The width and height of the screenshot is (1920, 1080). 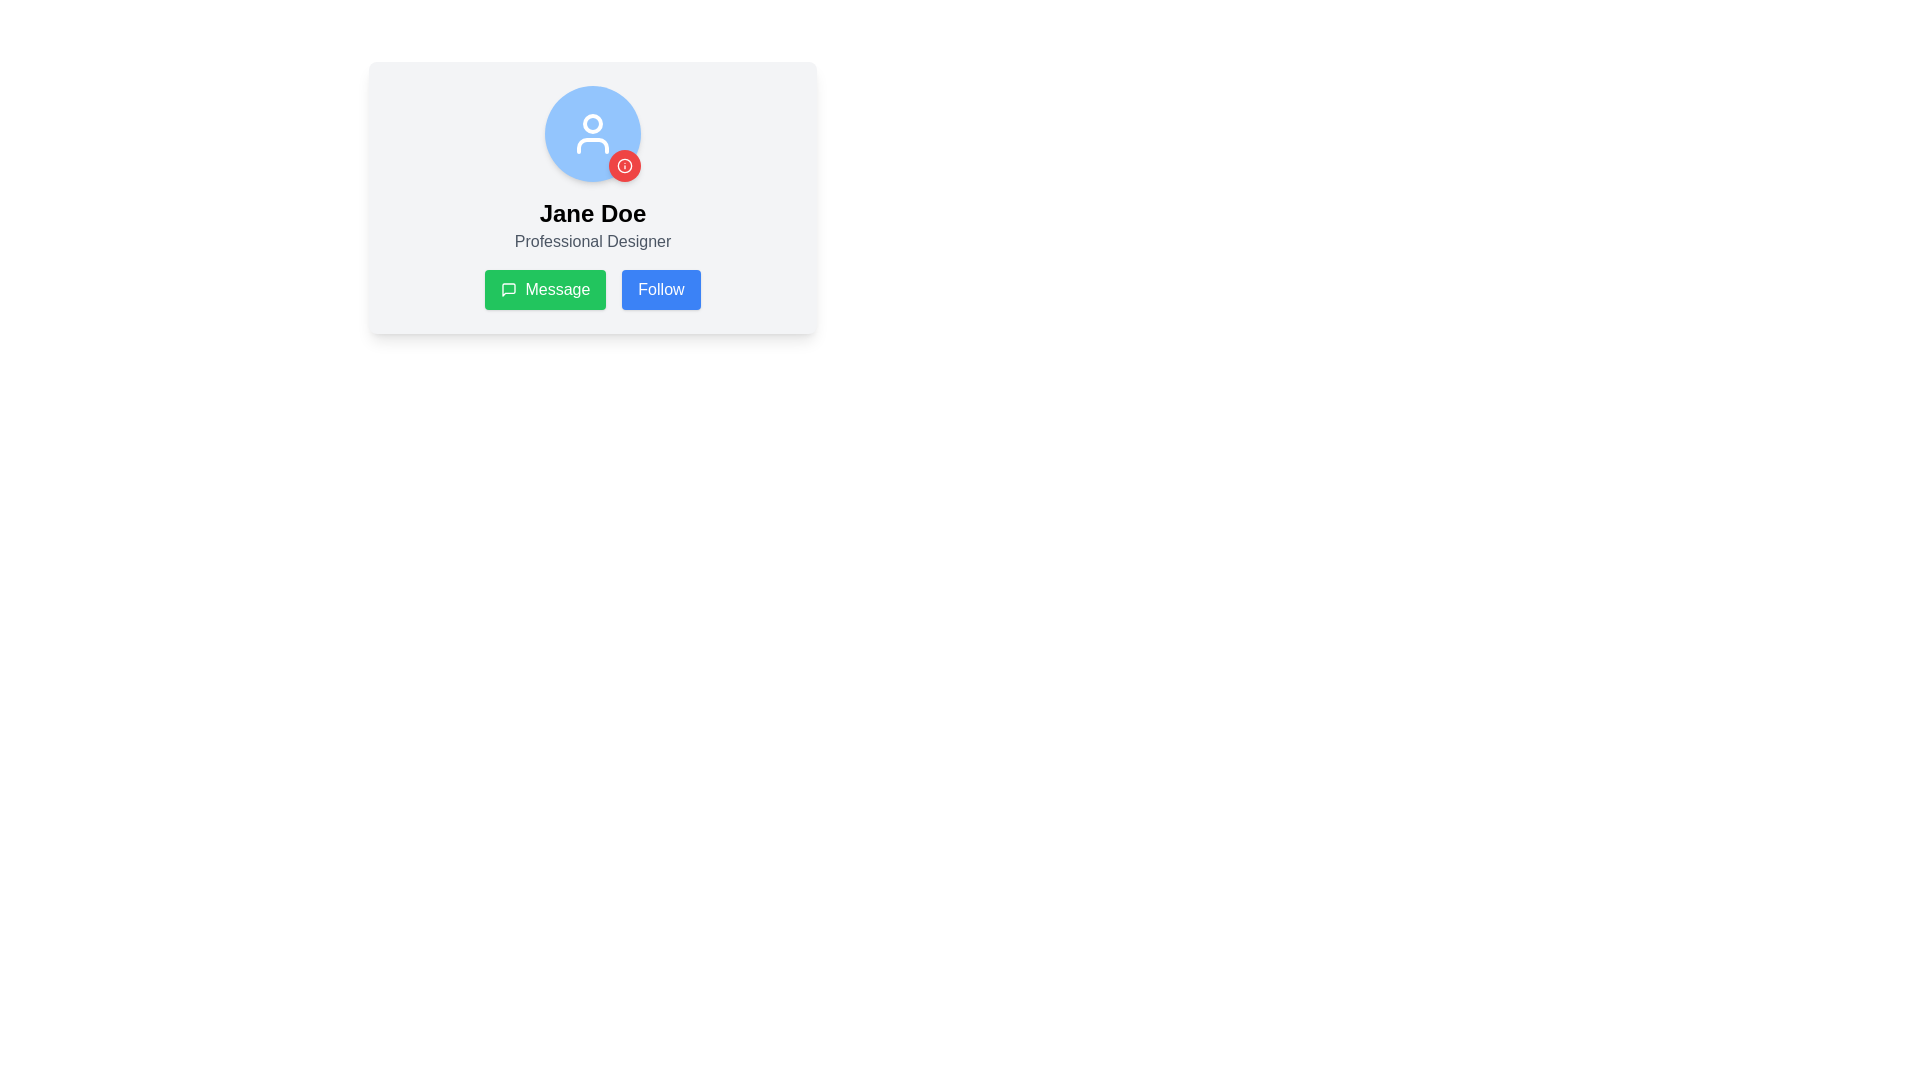 I want to click on the green 'Message' button with rounded corners and a speech bubble icon, so click(x=545, y=289).